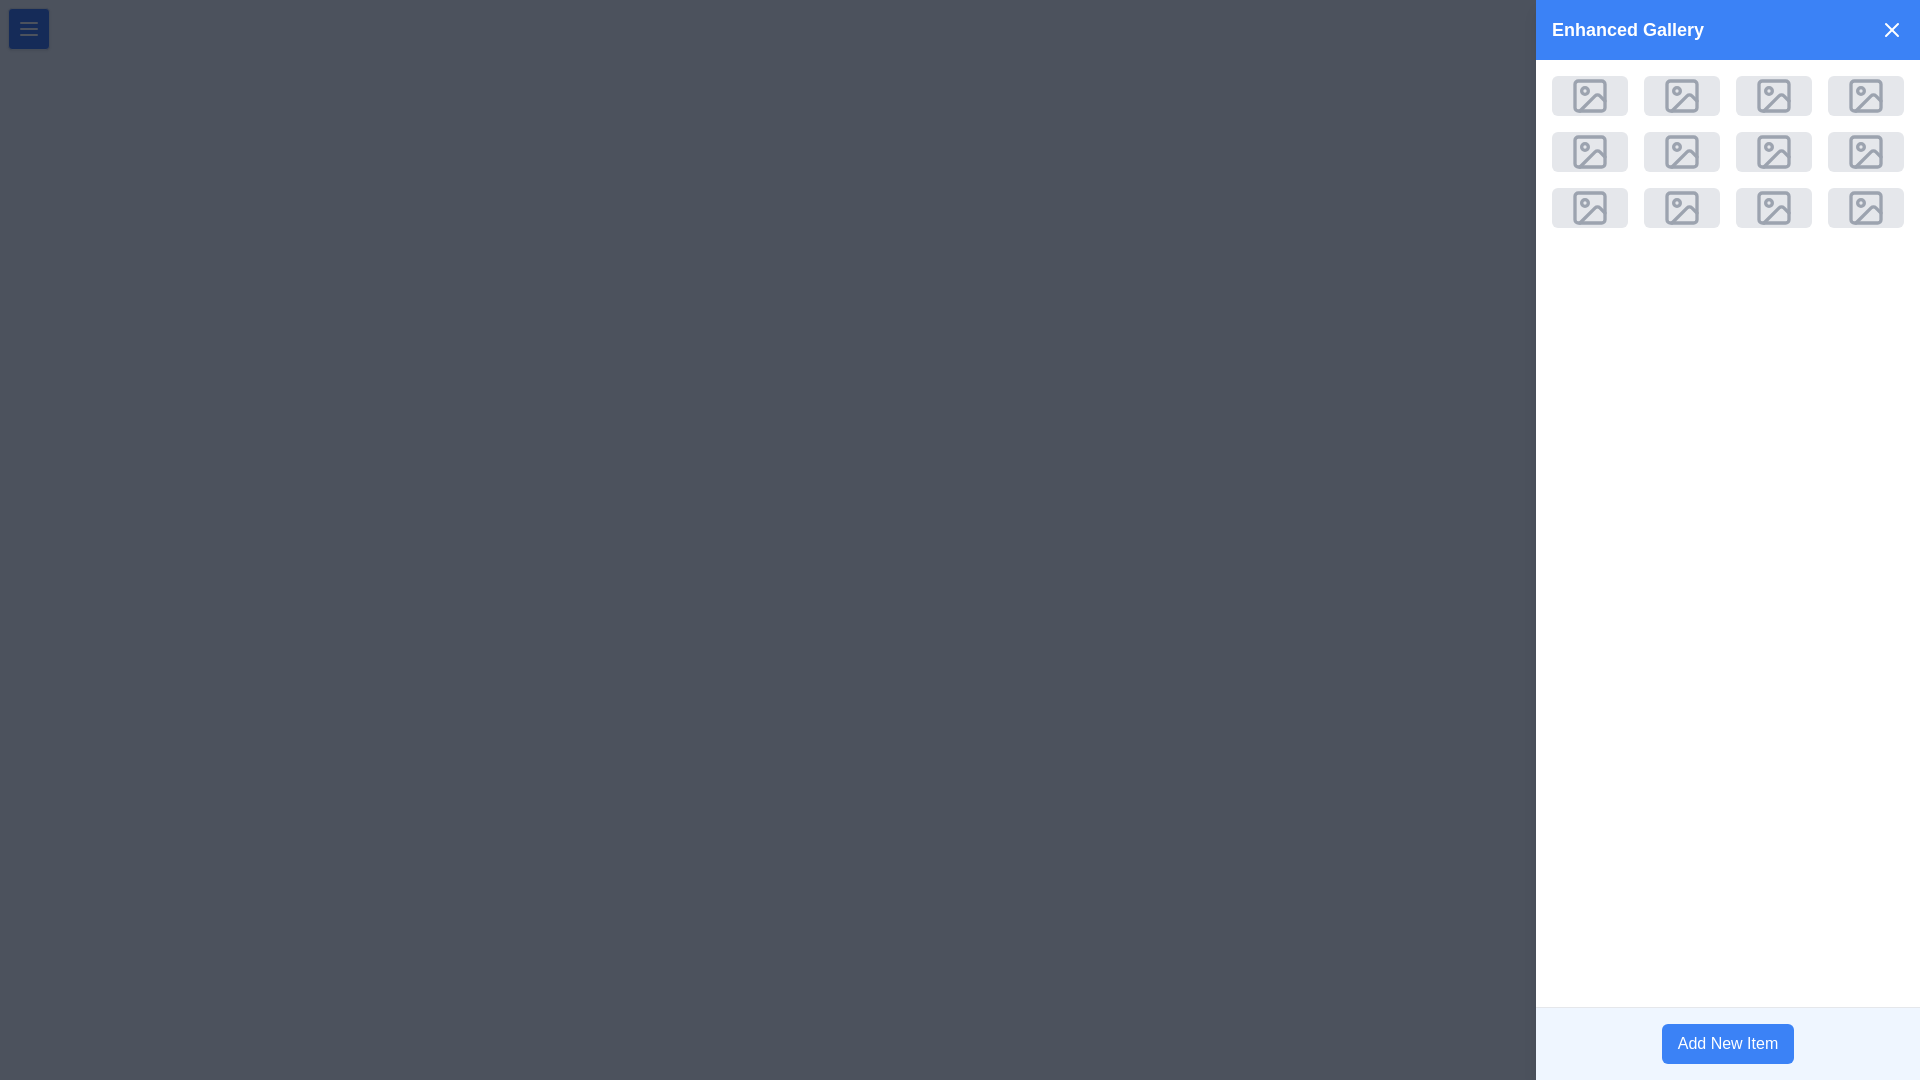 Image resolution: width=1920 pixels, height=1080 pixels. What do you see at coordinates (1865, 208) in the screenshot?
I see `the image placeholder located in the bottom-right corner of the grid layout` at bounding box center [1865, 208].